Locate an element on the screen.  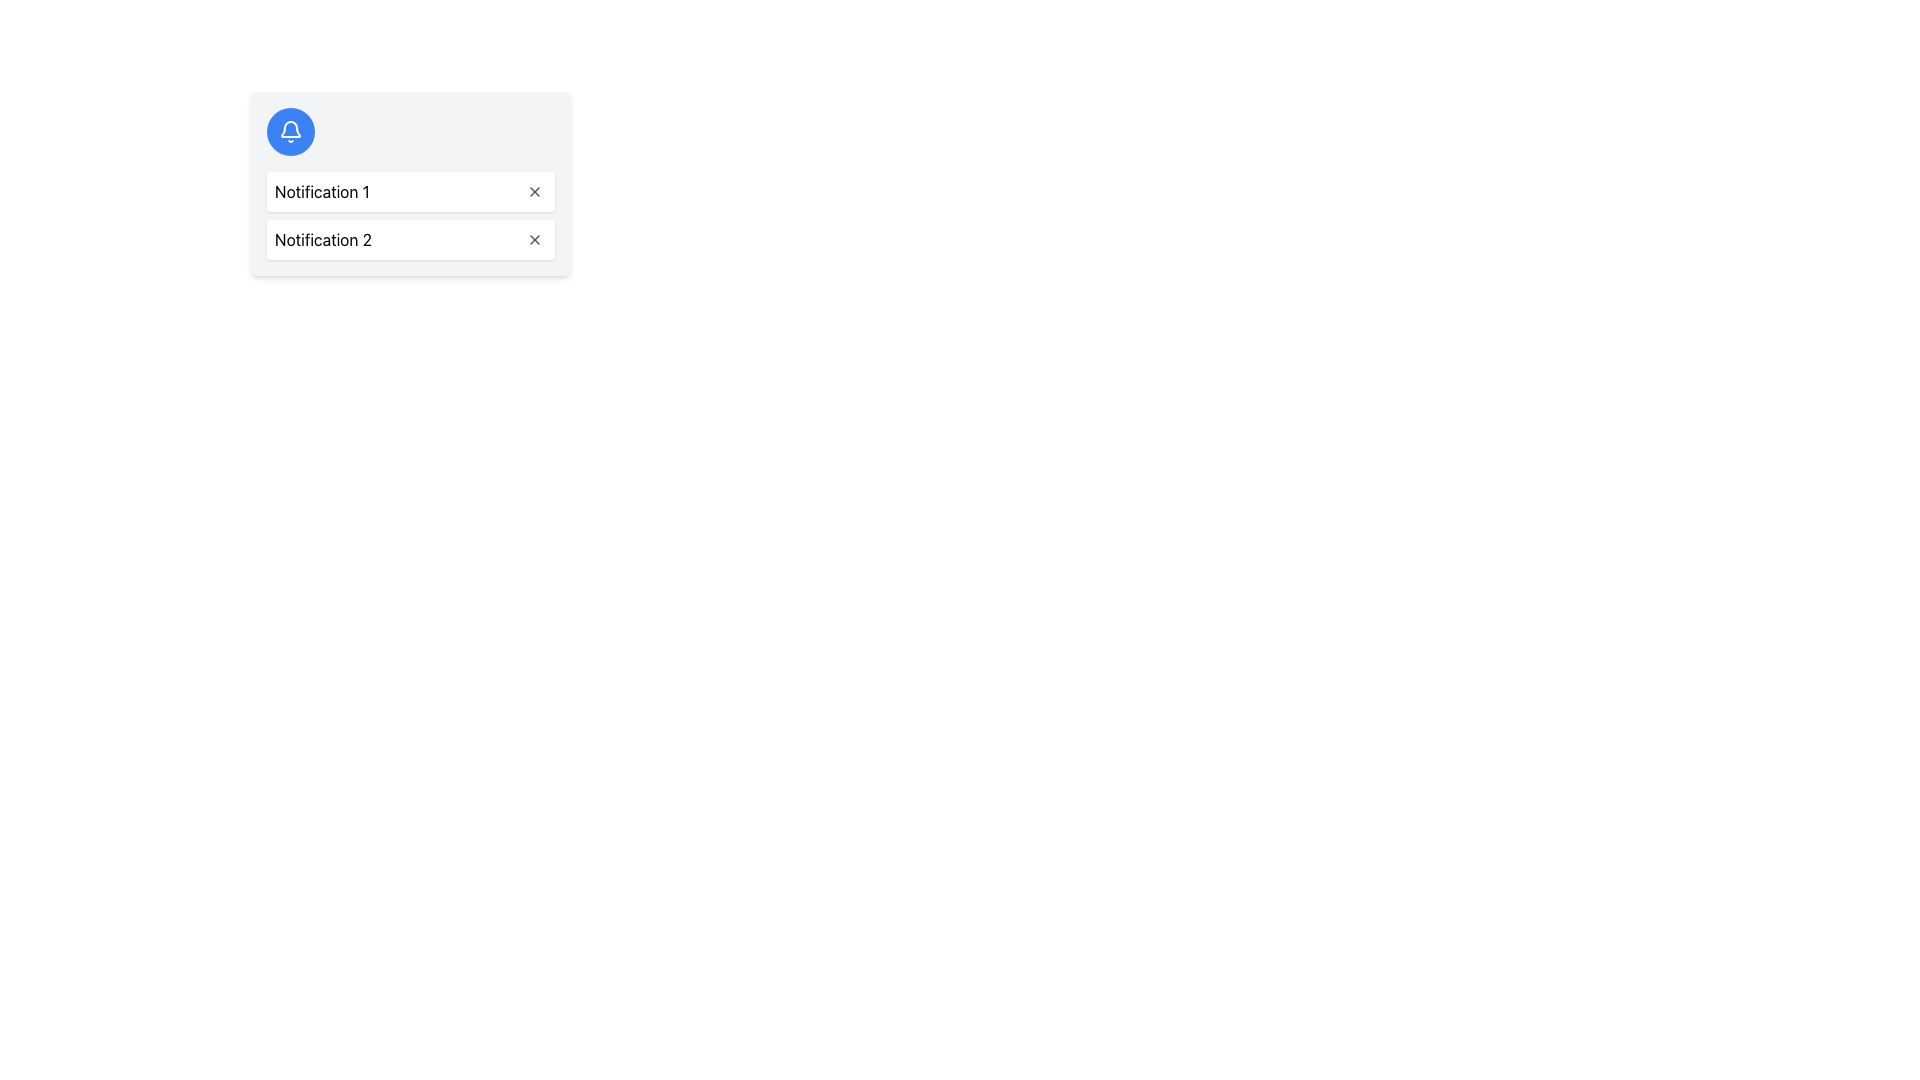
the notification bell icon located in the top-left region of the interface, which serves to notify users of updates or alerts is located at coordinates (290, 131).